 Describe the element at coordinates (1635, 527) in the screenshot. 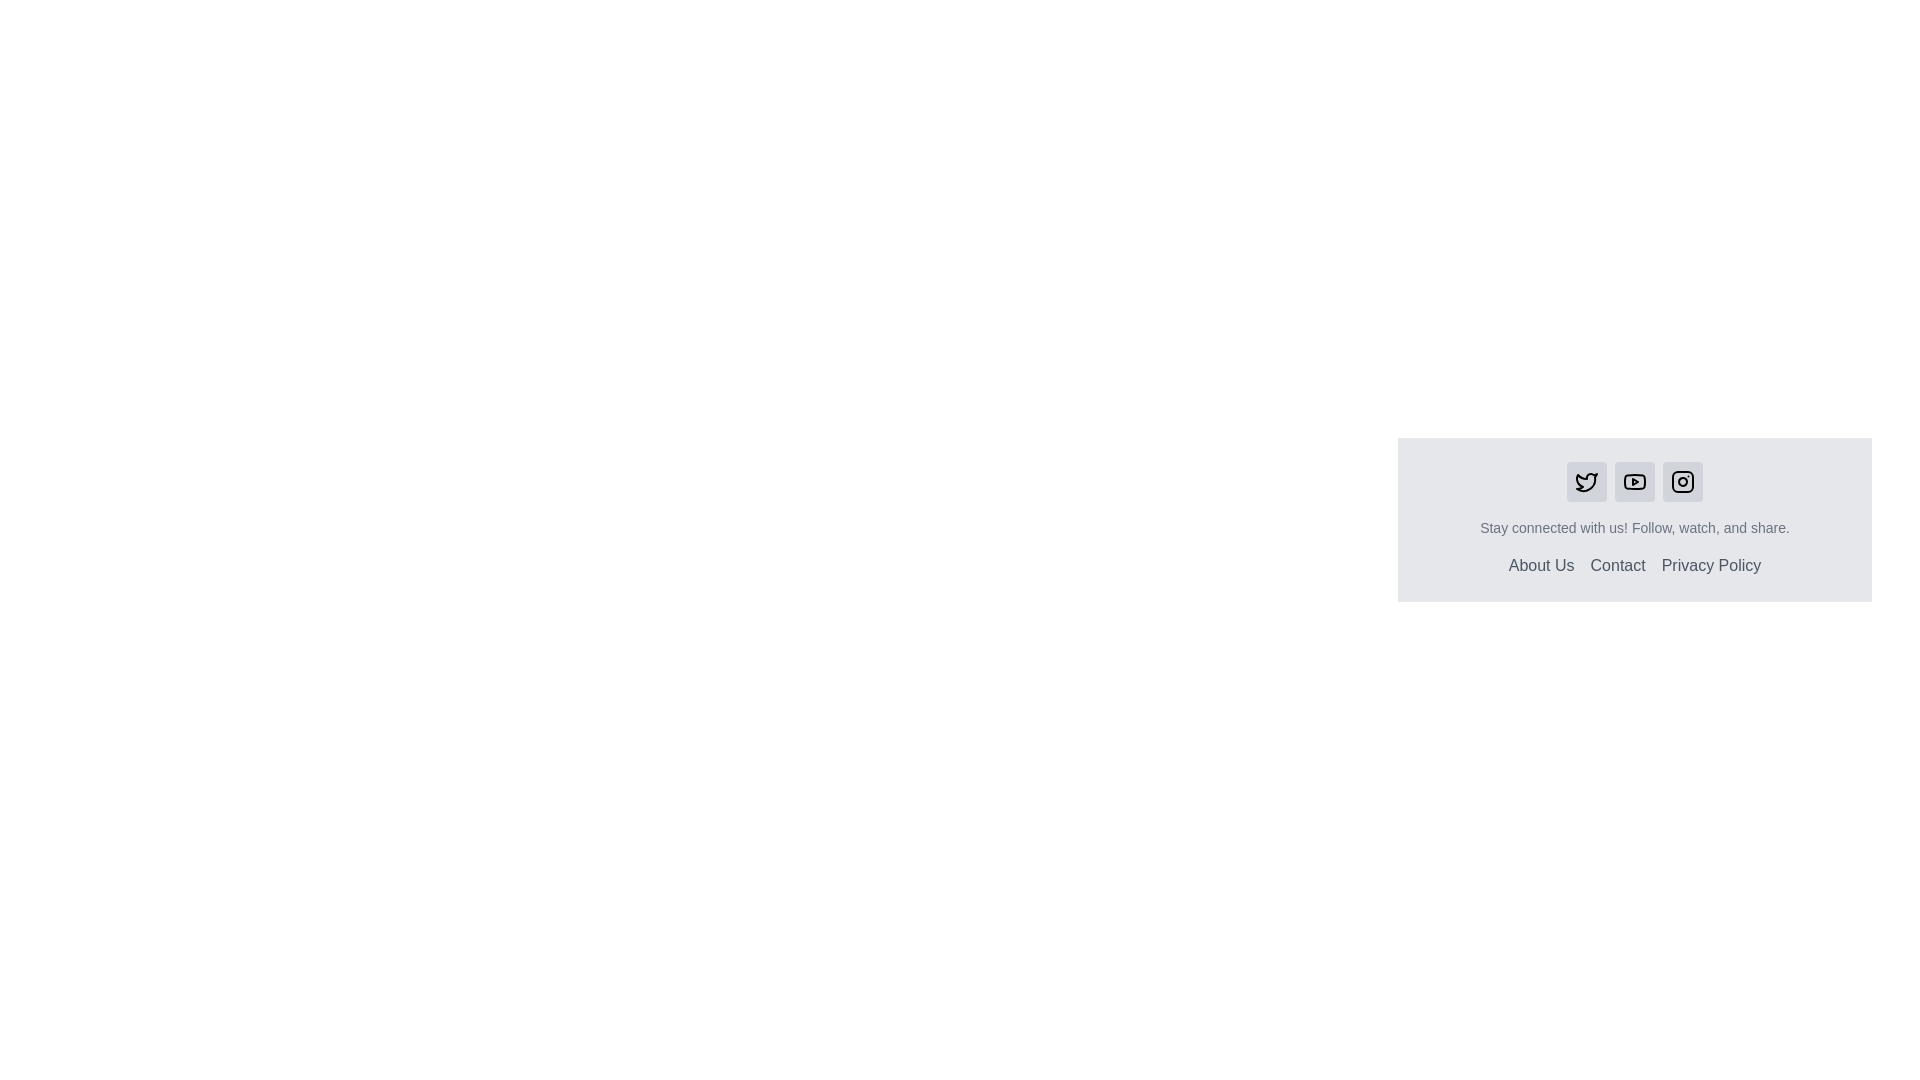

I see `the informational text encouraging users to engage with social media, located below the social media icons and above the links ('About Us', 'Contact', and 'Privacy Policy')` at that location.